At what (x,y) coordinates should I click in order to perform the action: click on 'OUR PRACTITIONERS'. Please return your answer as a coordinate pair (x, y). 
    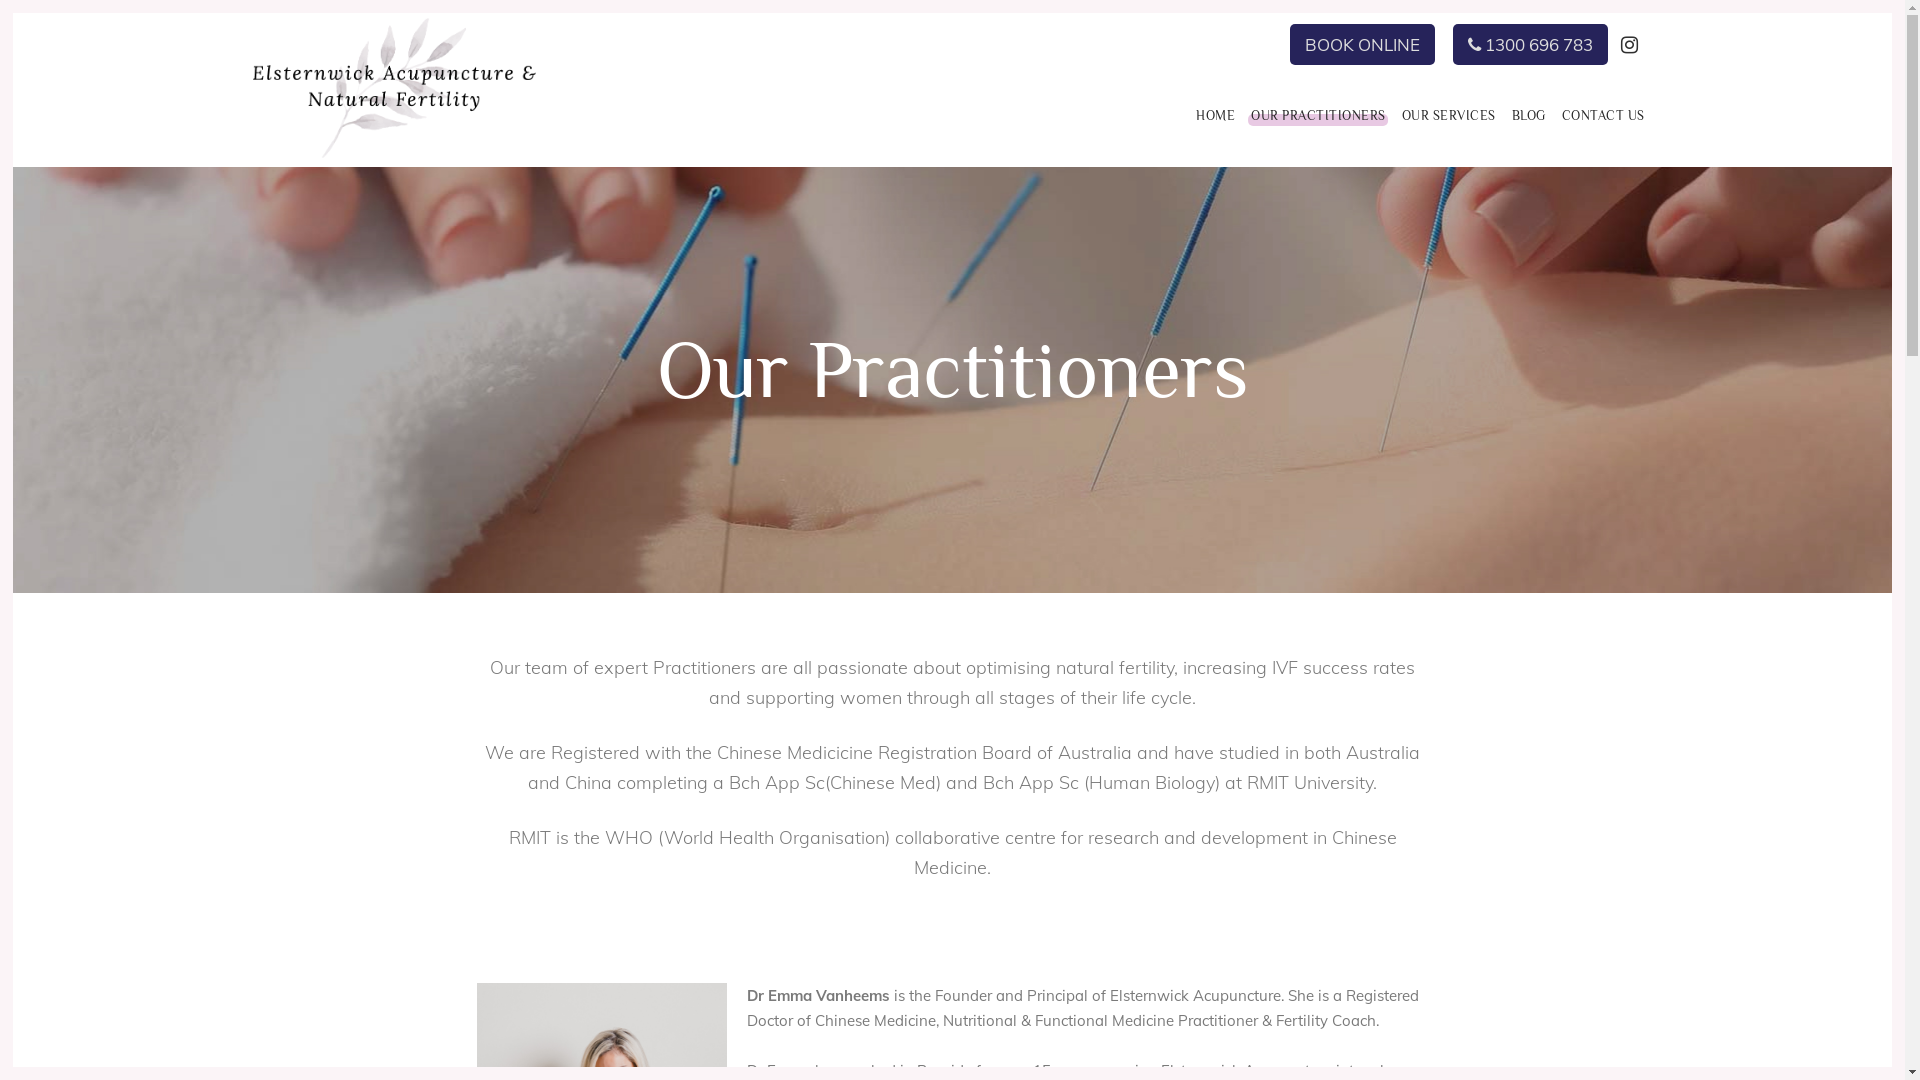
    Looking at the image, I should click on (1318, 115).